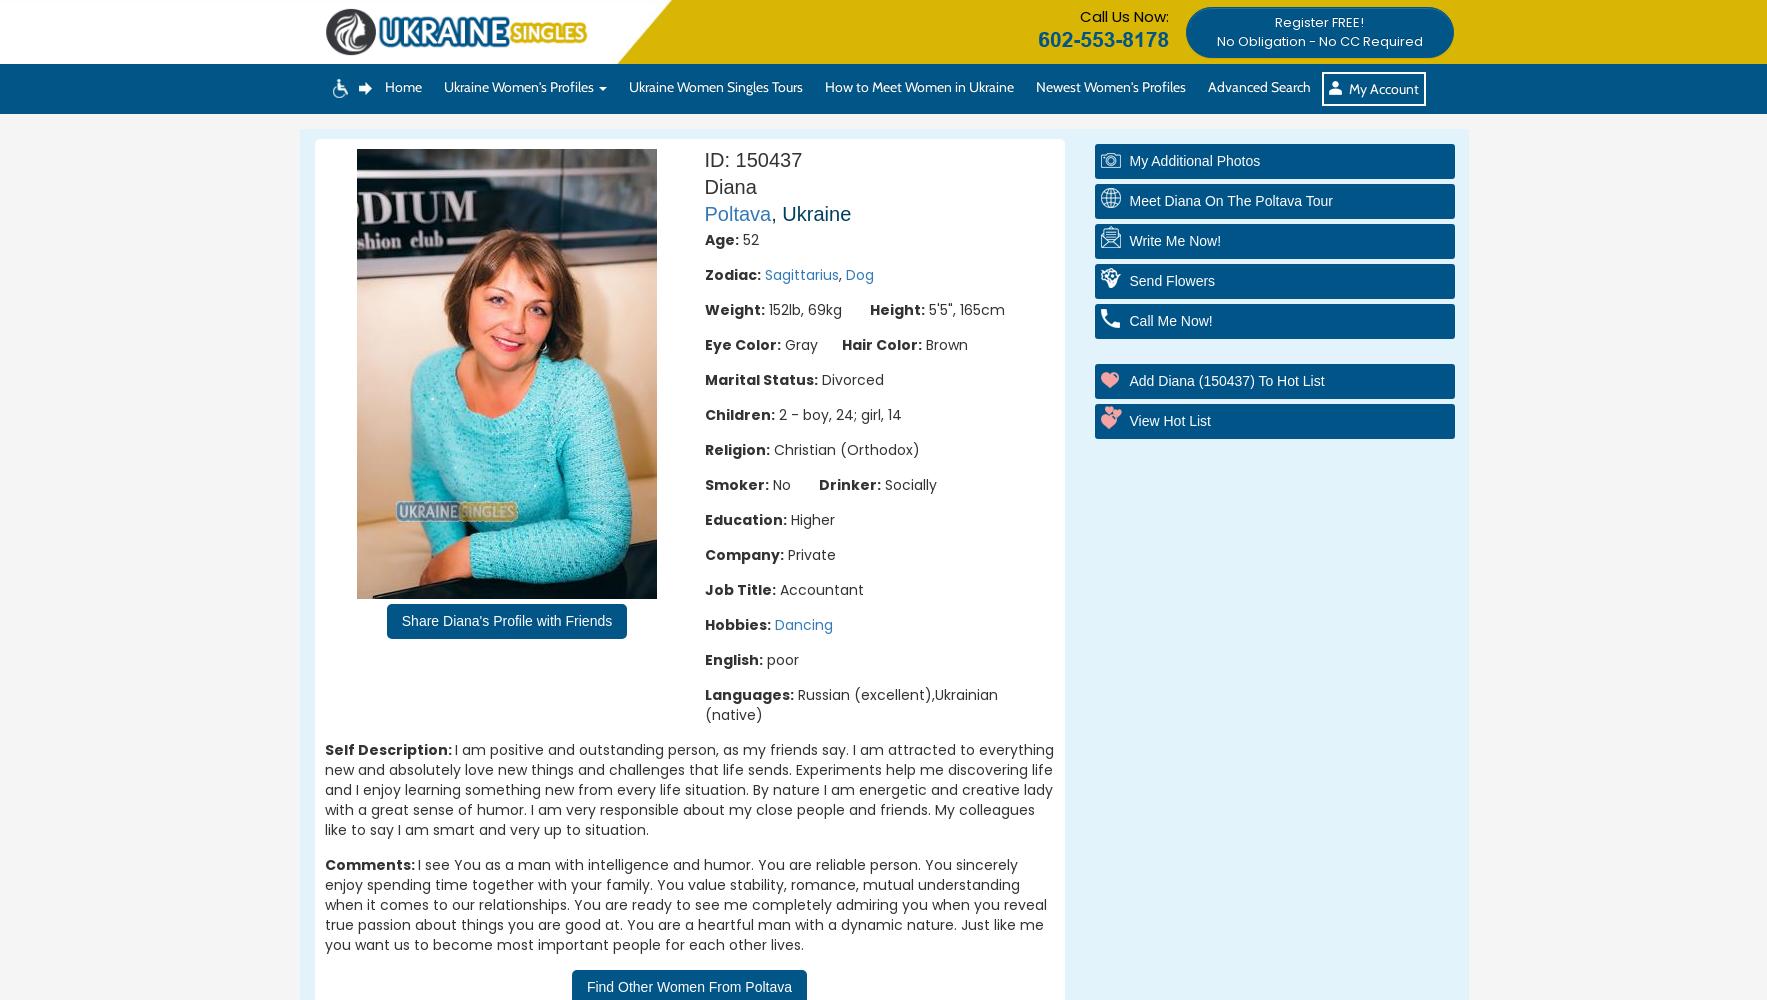  Describe the element at coordinates (1382, 88) in the screenshot. I see `'My Account'` at that location.